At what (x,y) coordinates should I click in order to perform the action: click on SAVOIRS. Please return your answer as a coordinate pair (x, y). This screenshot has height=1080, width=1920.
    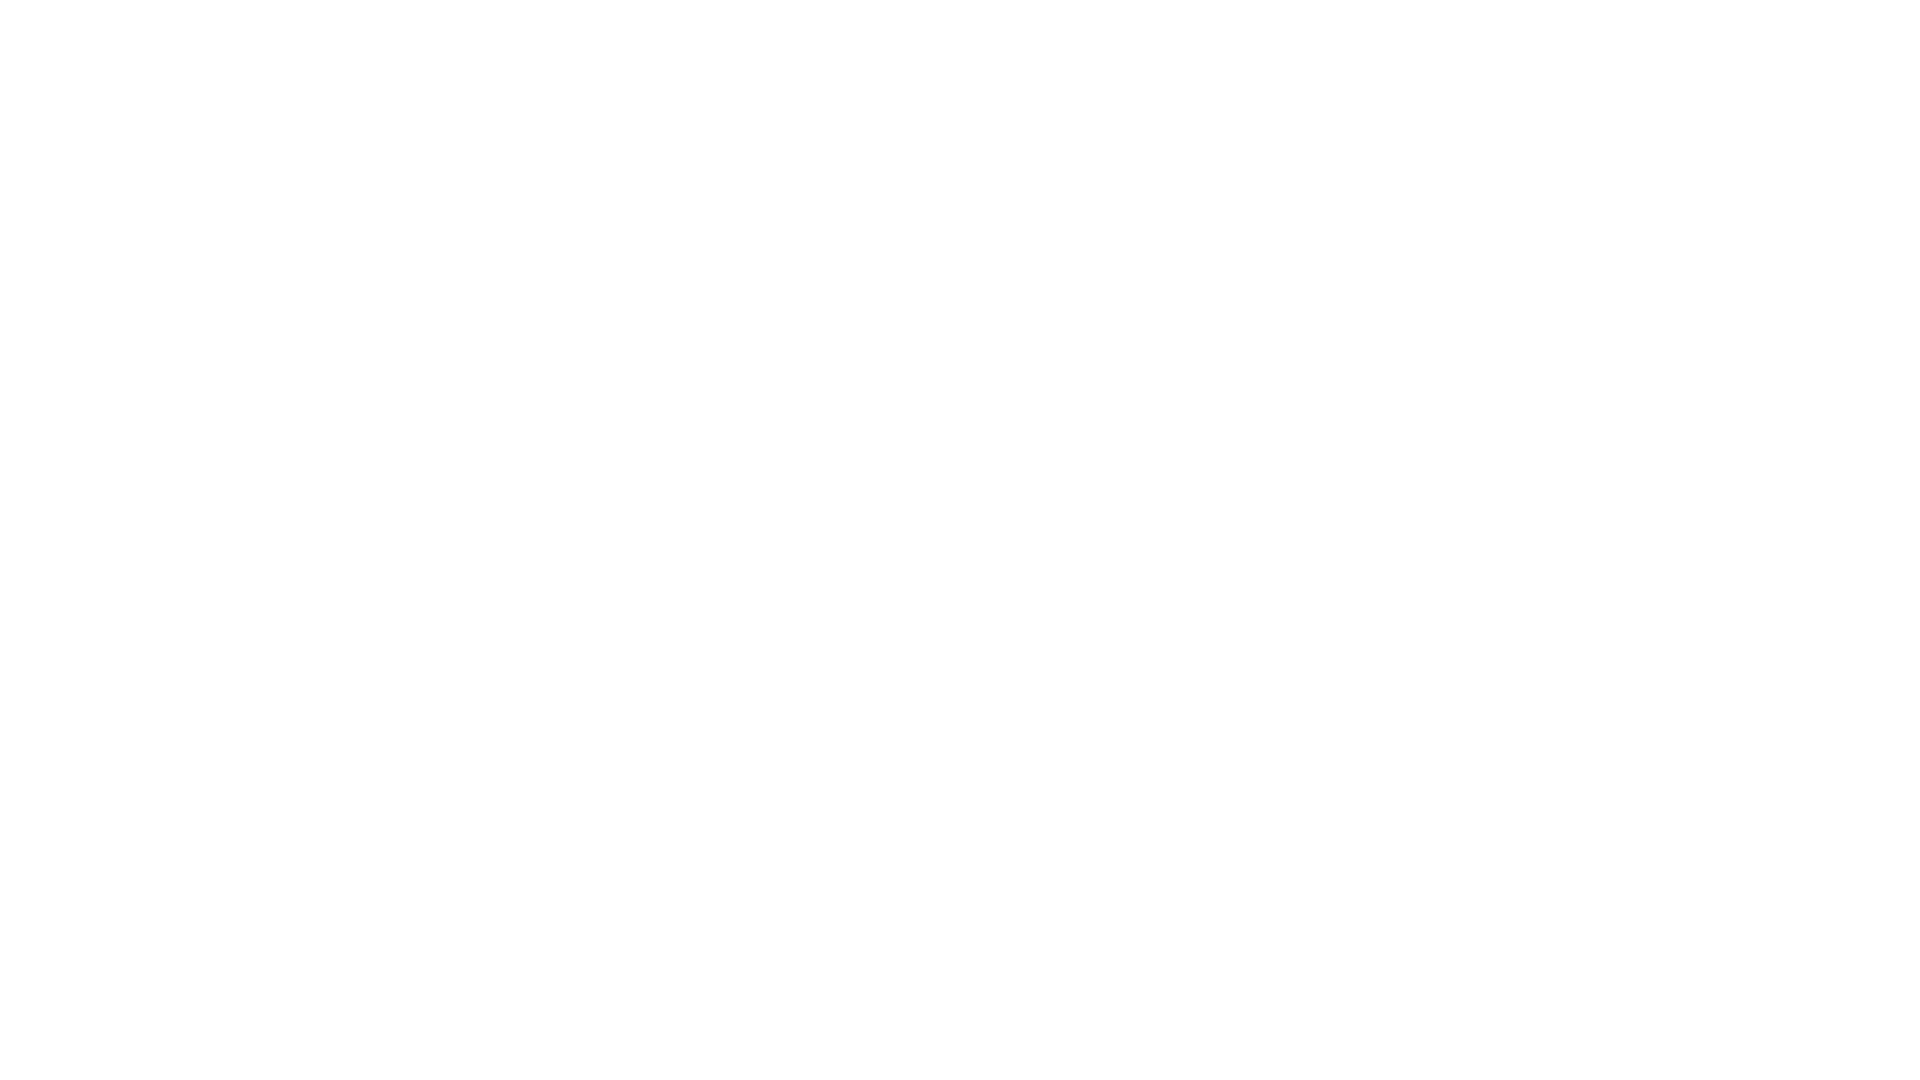
    Looking at the image, I should click on (744, 153).